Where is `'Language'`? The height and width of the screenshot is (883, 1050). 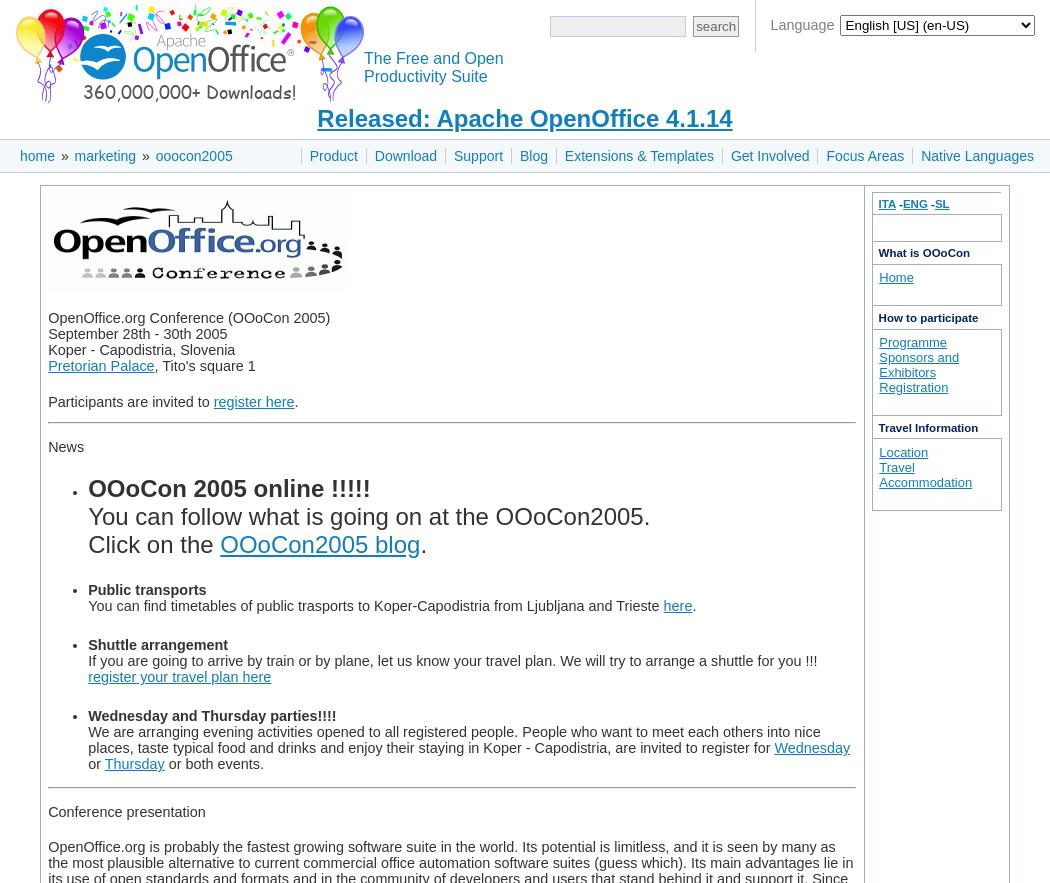 'Language' is located at coordinates (802, 24).